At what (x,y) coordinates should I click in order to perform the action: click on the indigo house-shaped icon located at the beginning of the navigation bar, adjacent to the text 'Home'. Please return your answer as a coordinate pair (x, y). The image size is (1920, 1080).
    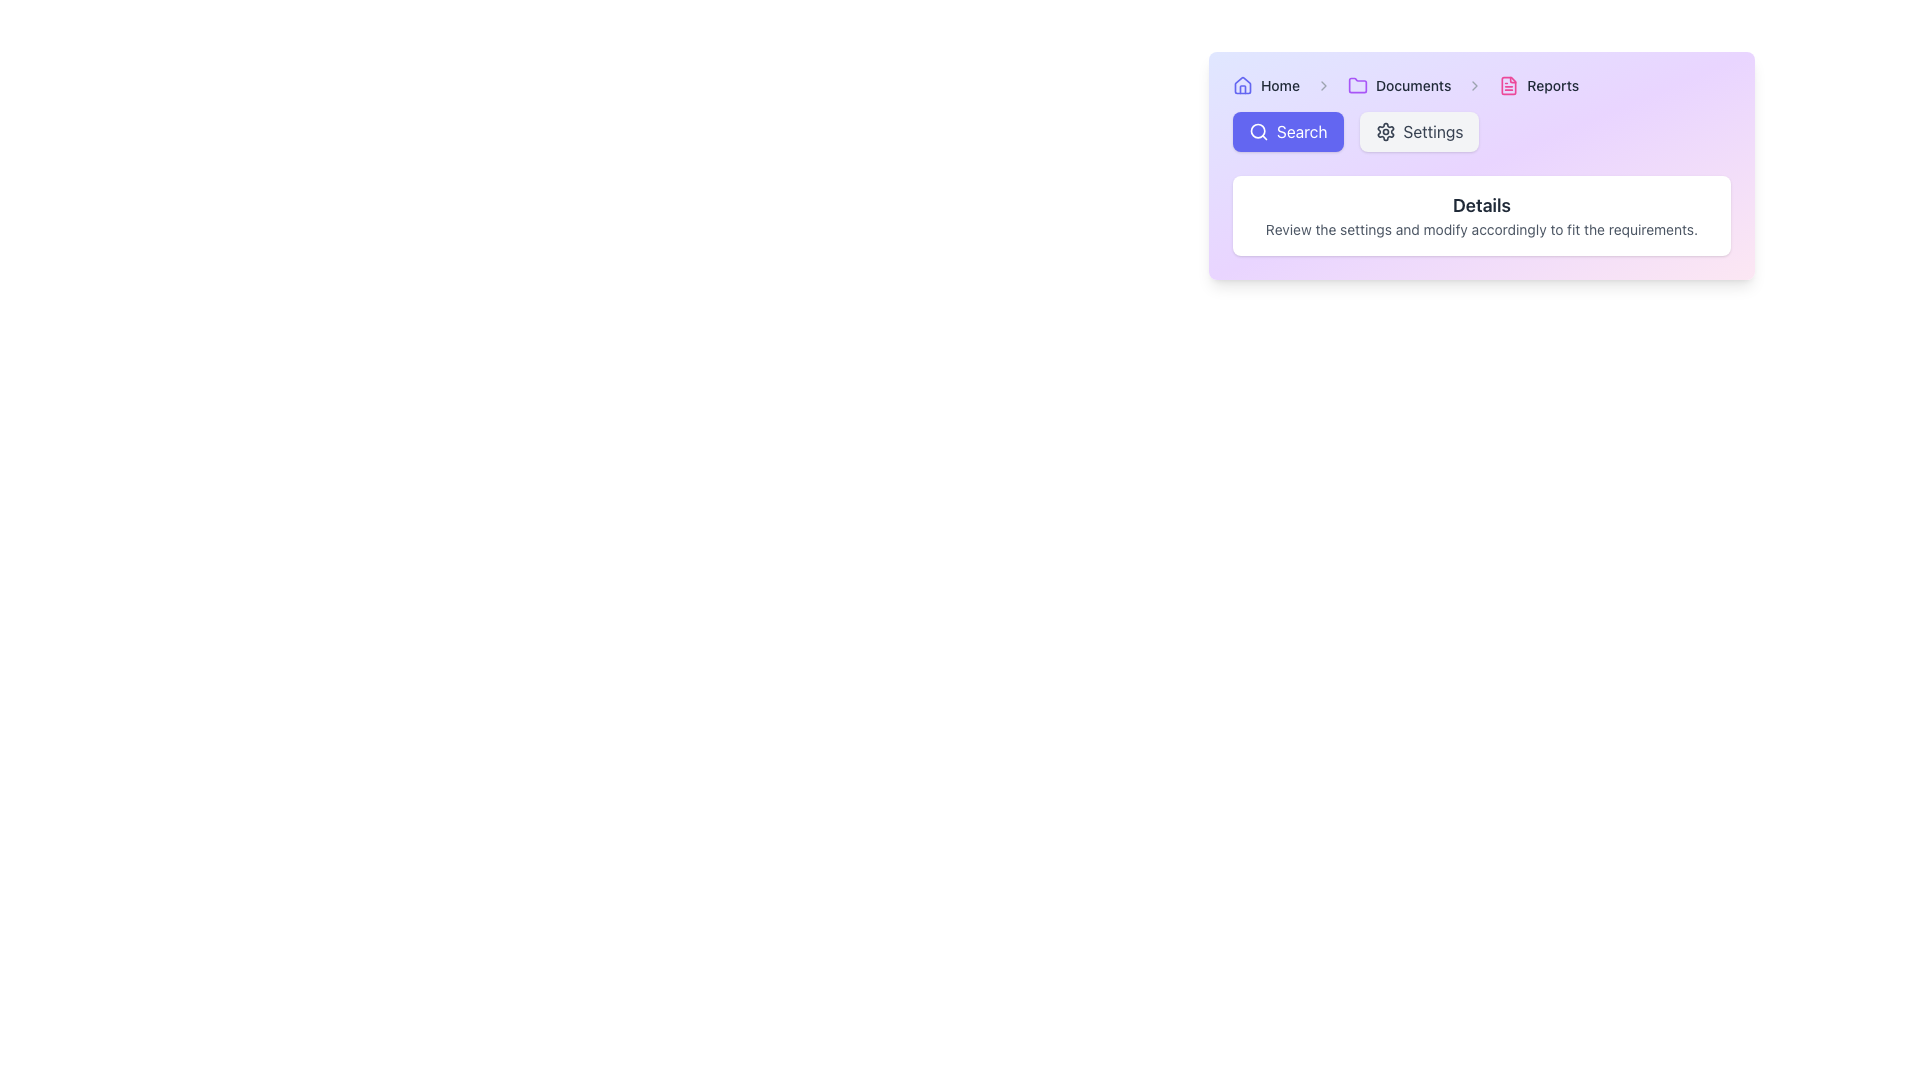
    Looking at the image, I should click on (1242, 84).